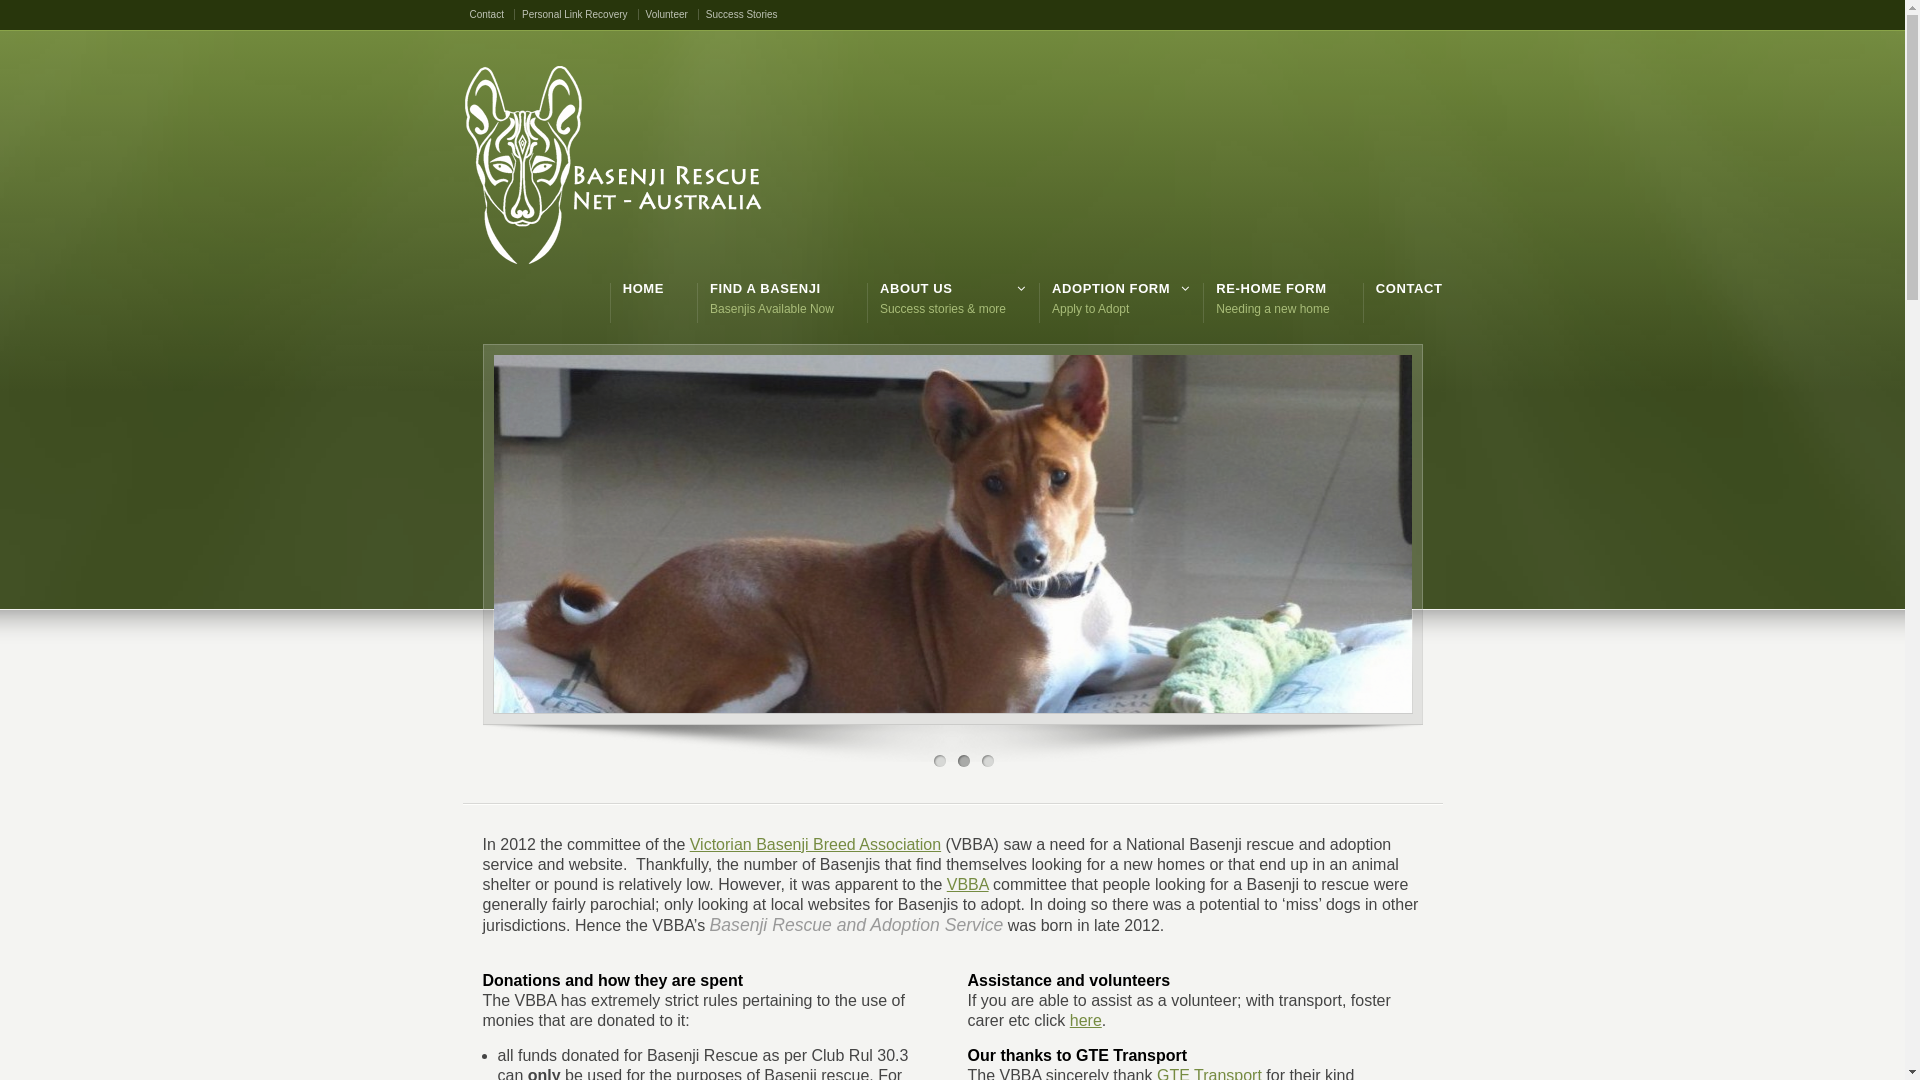  What do you see at coordinates (741, 14) in the screenshot?
I see `'Success Stories'` at bounding box center [741, 14].